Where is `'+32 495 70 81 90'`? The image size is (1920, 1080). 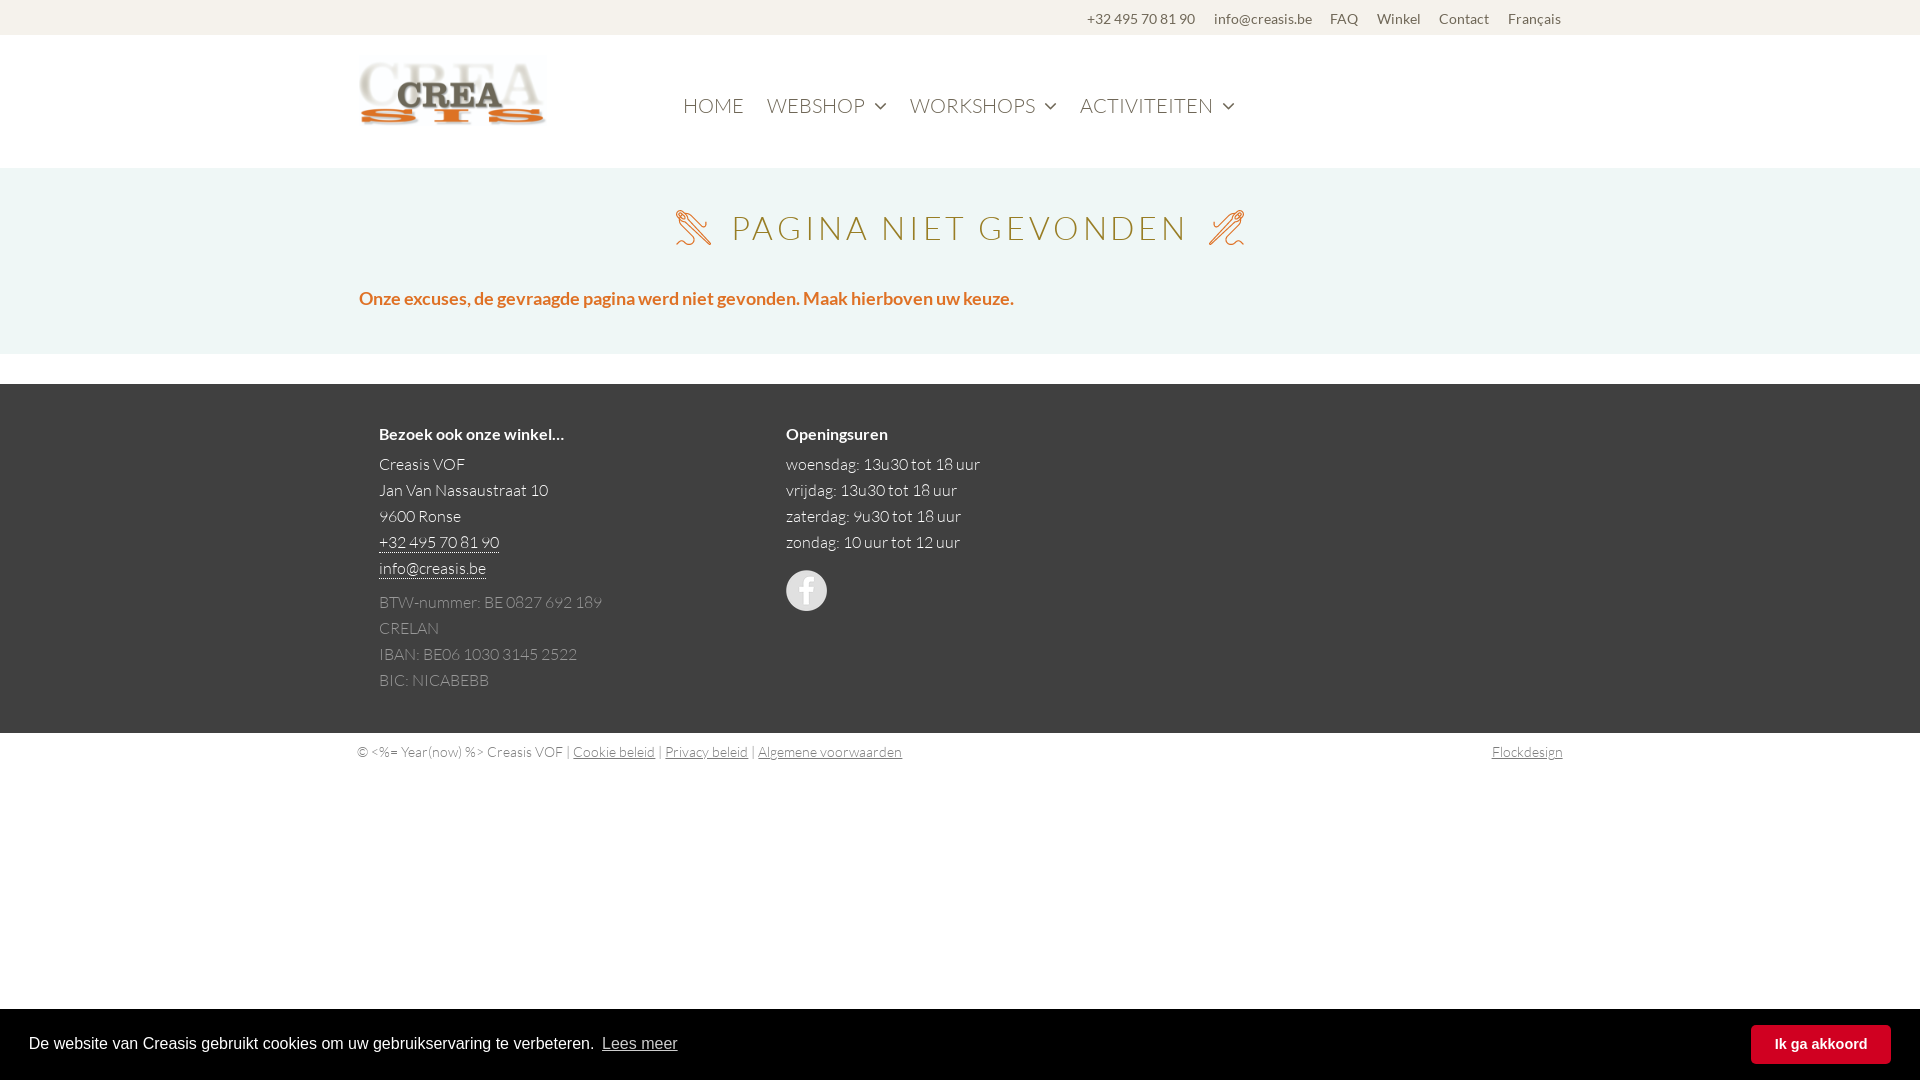
'+32 495 70 81 90' is located at coordinates (437, 542).